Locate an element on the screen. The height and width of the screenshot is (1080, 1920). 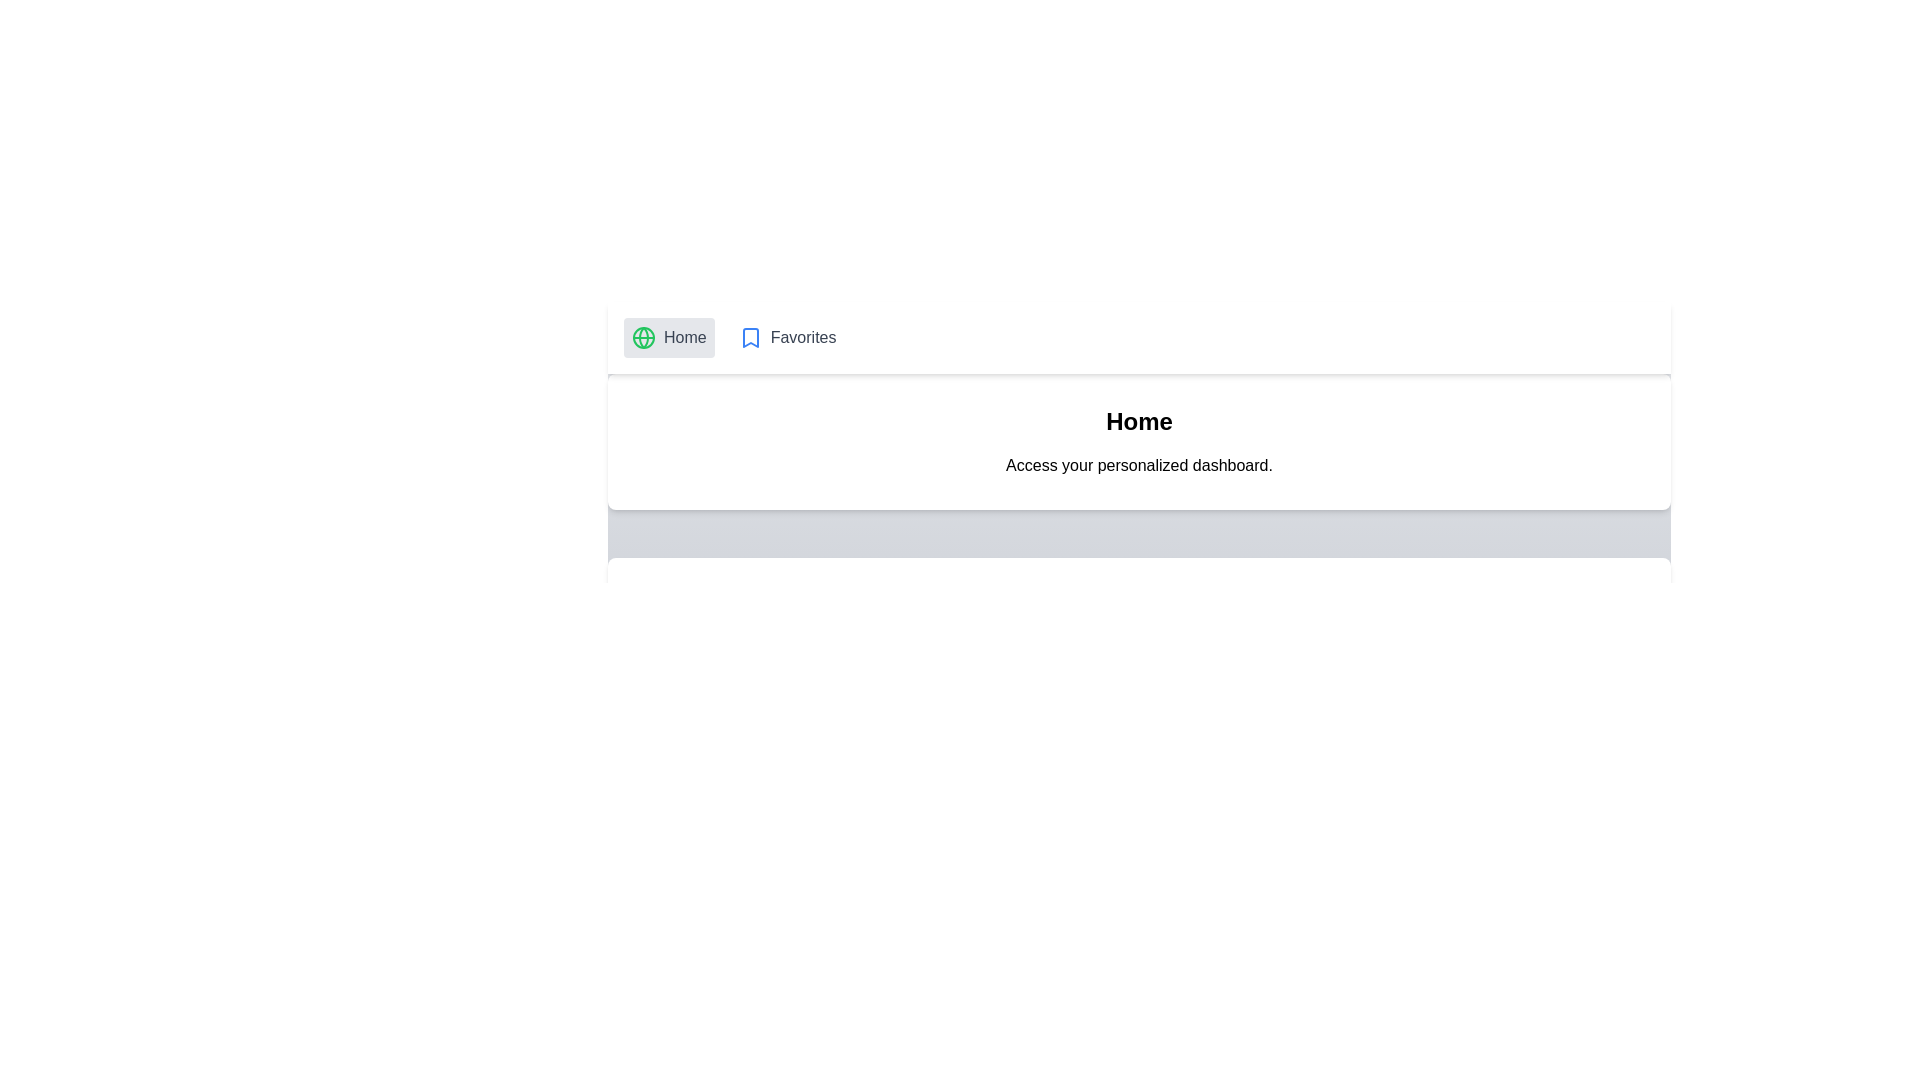
the informational text element that guides users to their personalized dashboard, located below the 'Home' title and centered within the card is located at coordinates (1139, 466).